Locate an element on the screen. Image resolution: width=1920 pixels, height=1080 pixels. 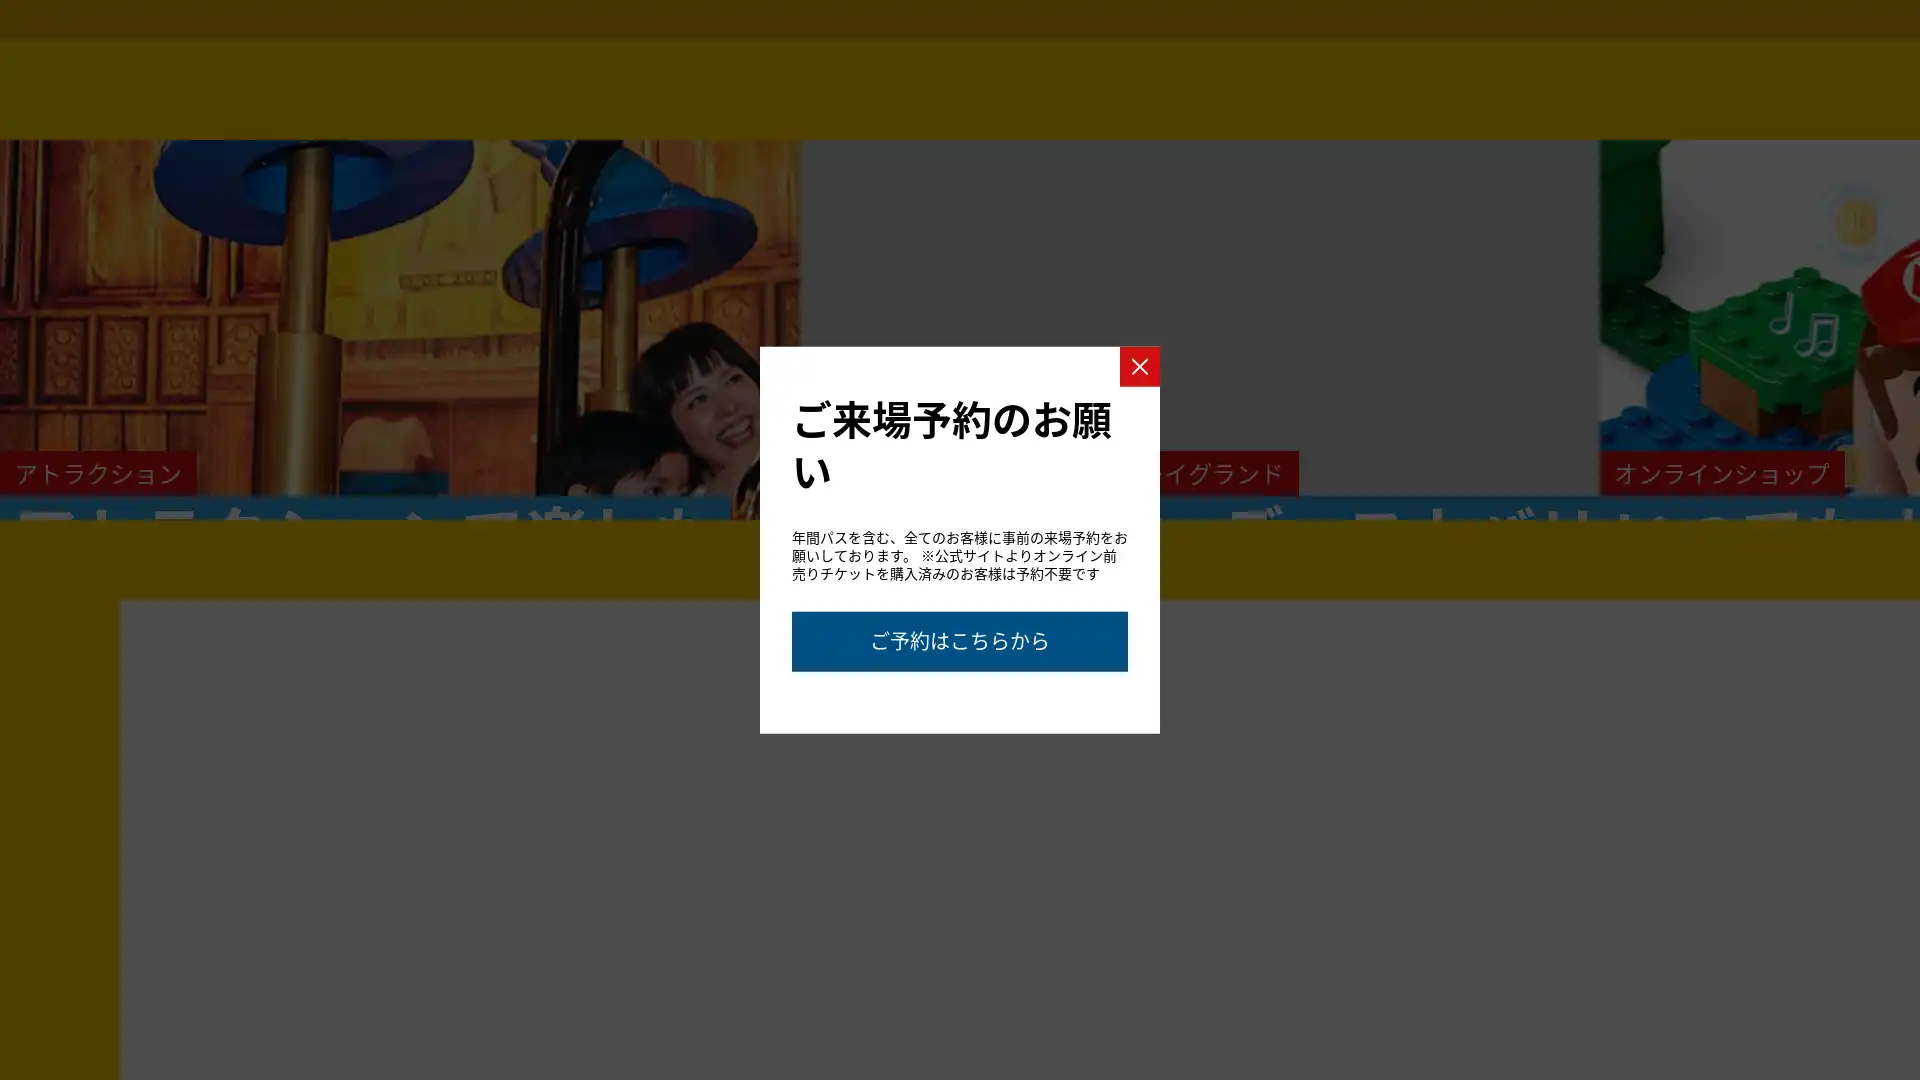
Go to slide 3 is located at coordinates (983, 774).